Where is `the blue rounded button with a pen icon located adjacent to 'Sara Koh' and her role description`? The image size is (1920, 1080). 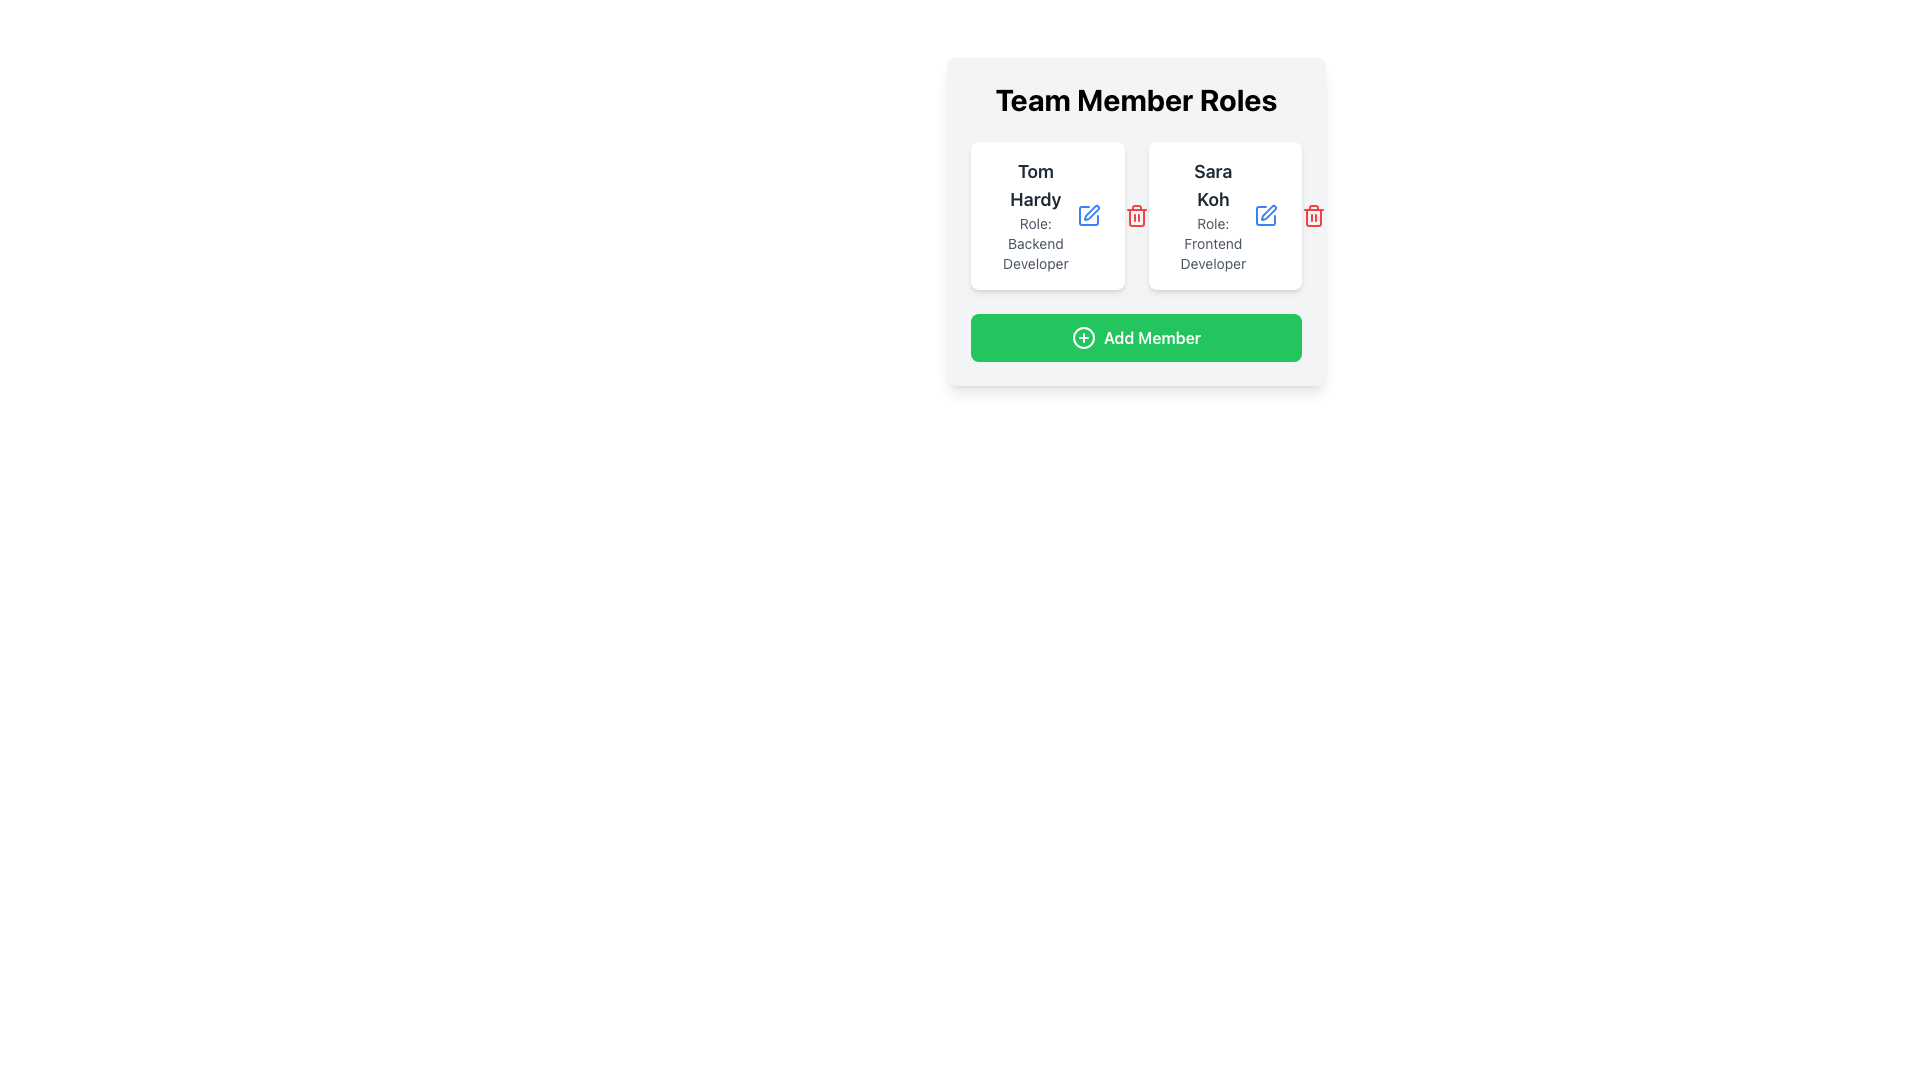 the blue rounded button with a pen icon located adjacent to 'Sara Koh' and her role description is located at coordinates (1265, 216).